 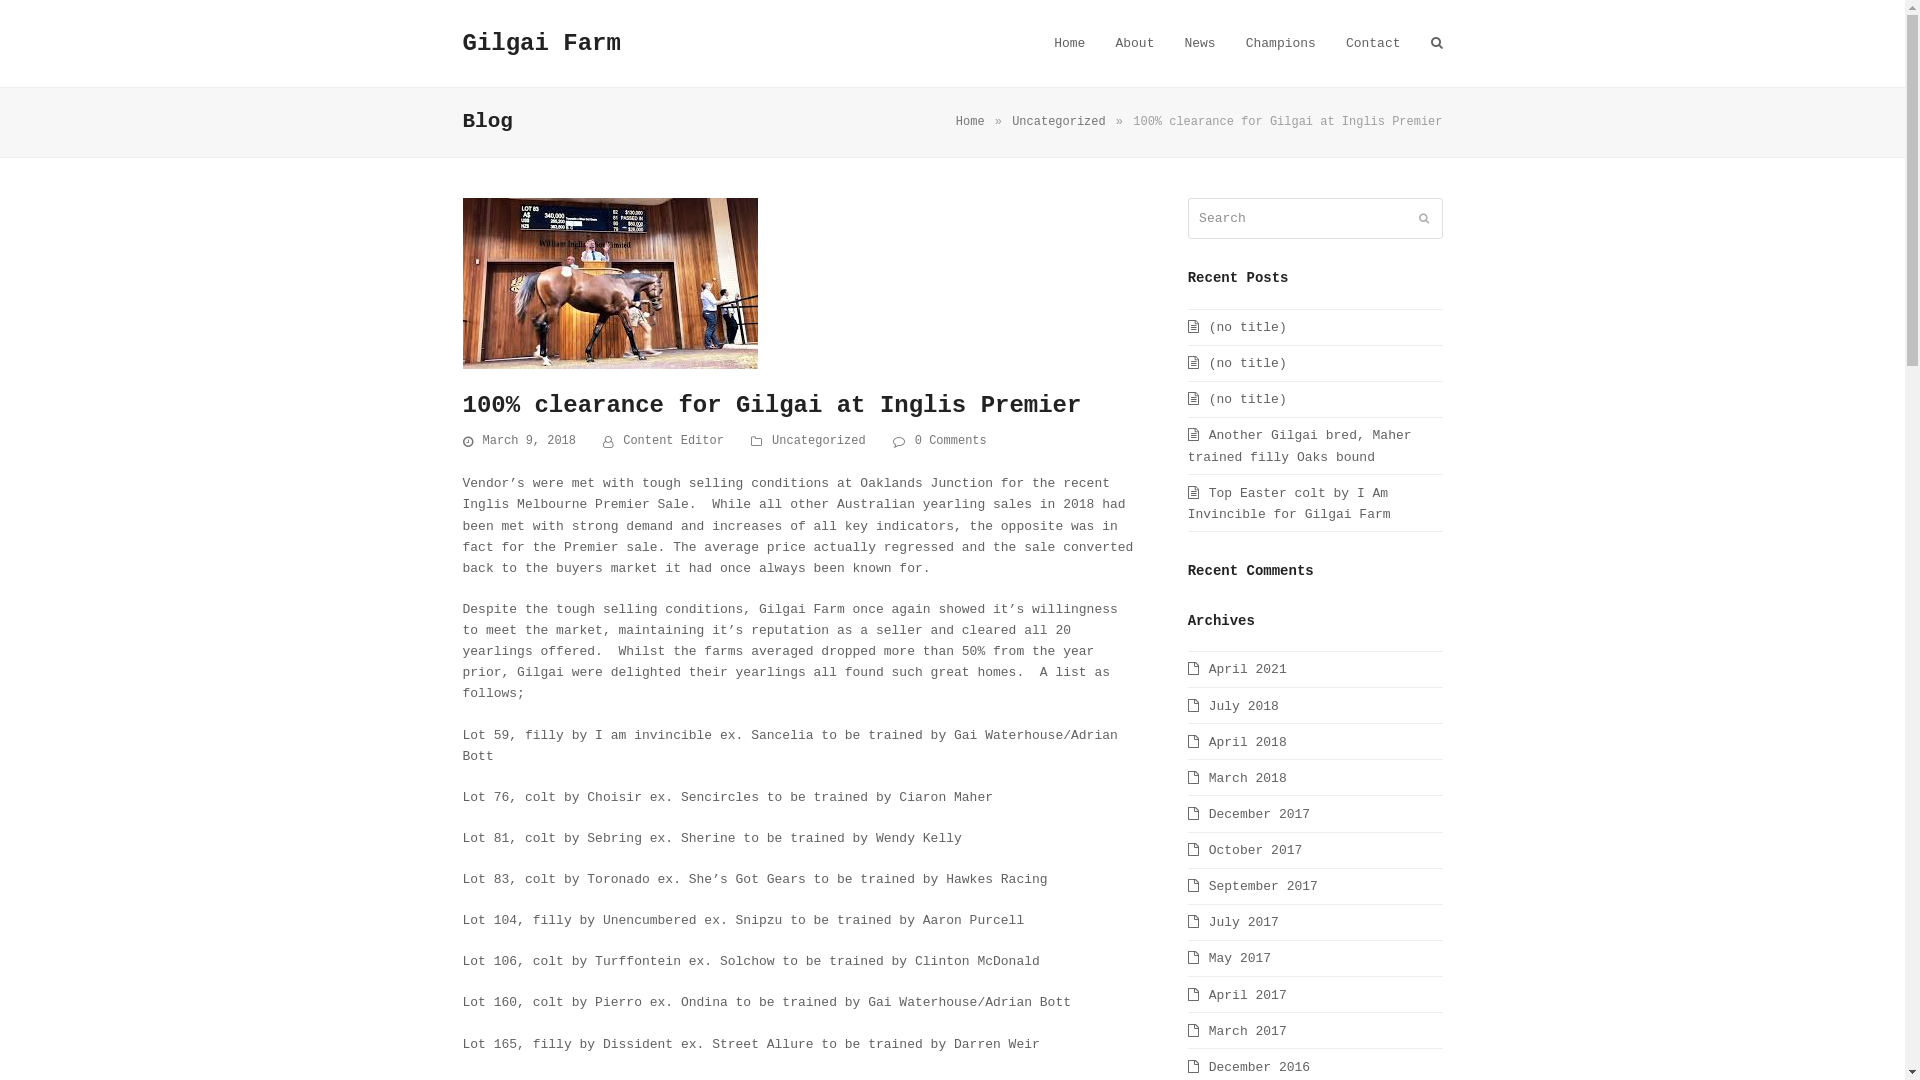 I want to click on '(no title)', so click(x=1236, y=363).